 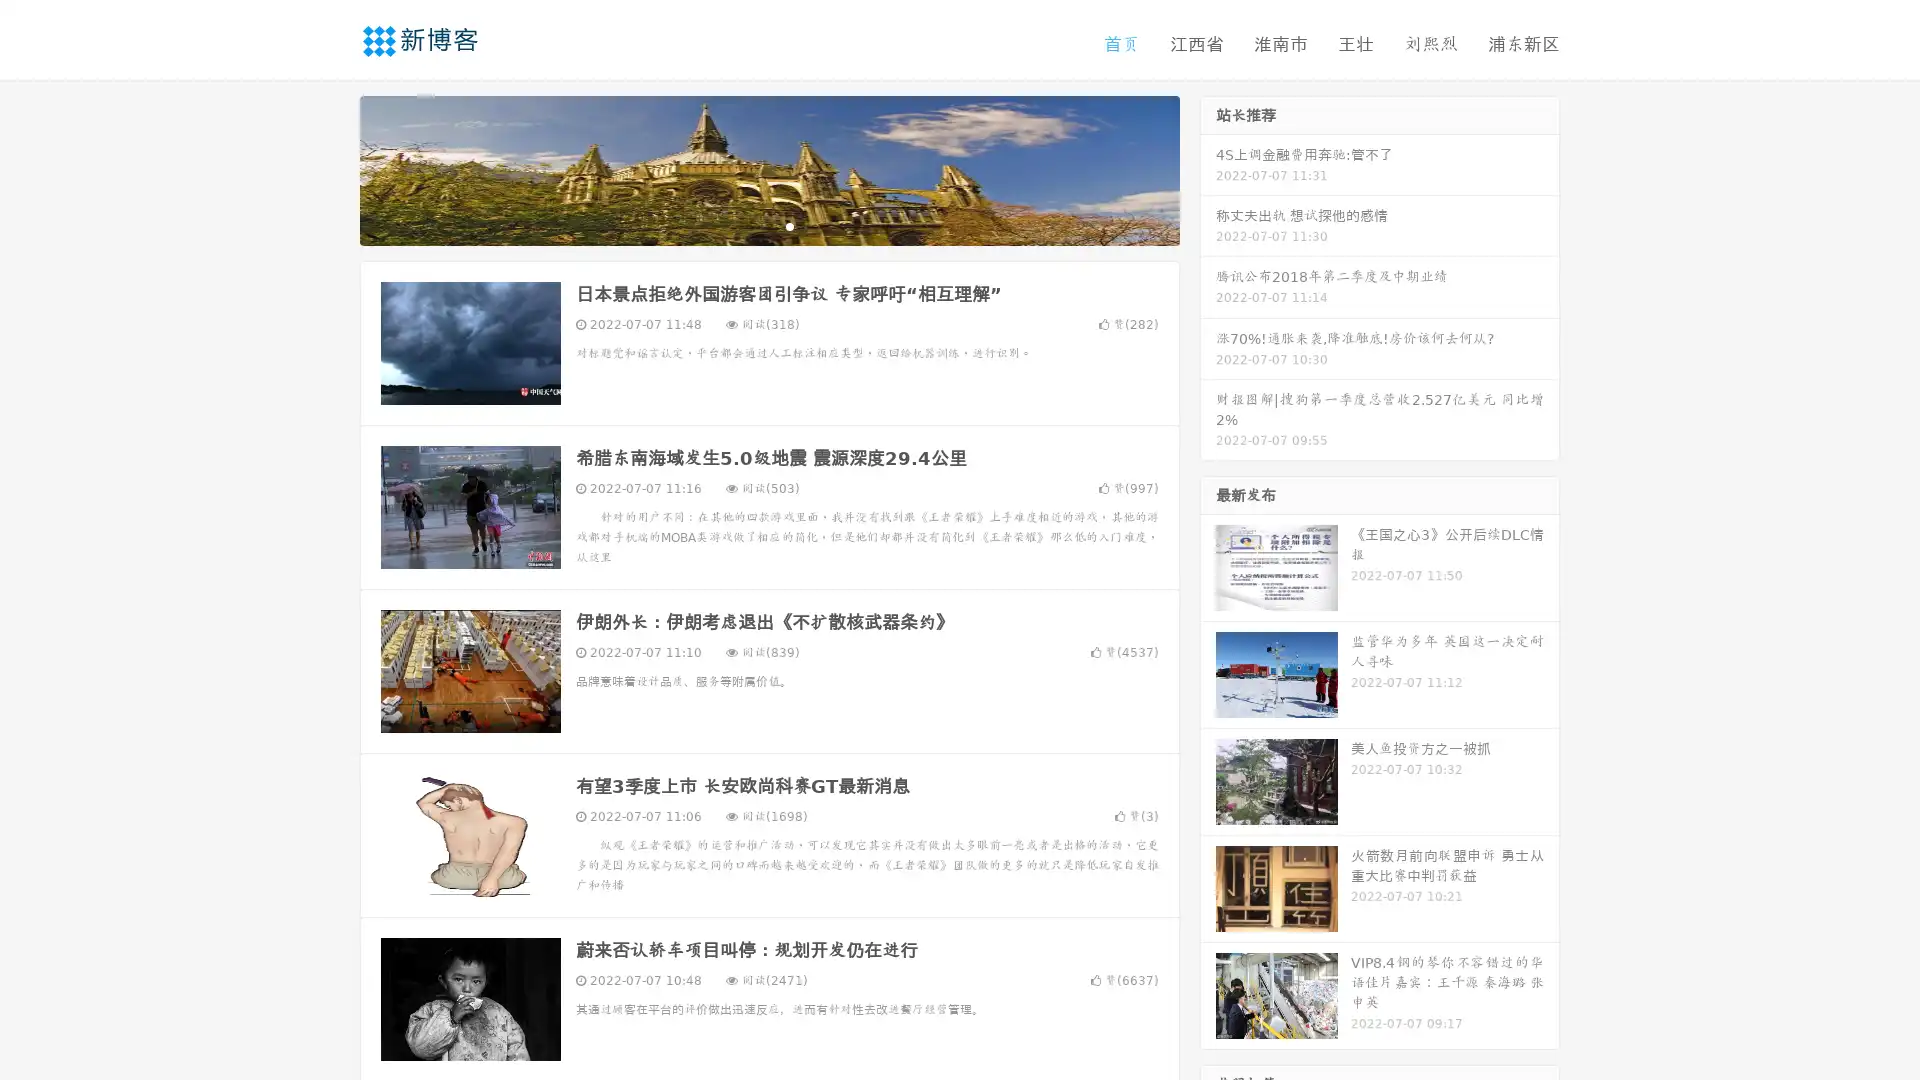 What do you see at coordinates (330, 168) in the screenshot?
I see `Previous slide` at bounding box center [330, 168].